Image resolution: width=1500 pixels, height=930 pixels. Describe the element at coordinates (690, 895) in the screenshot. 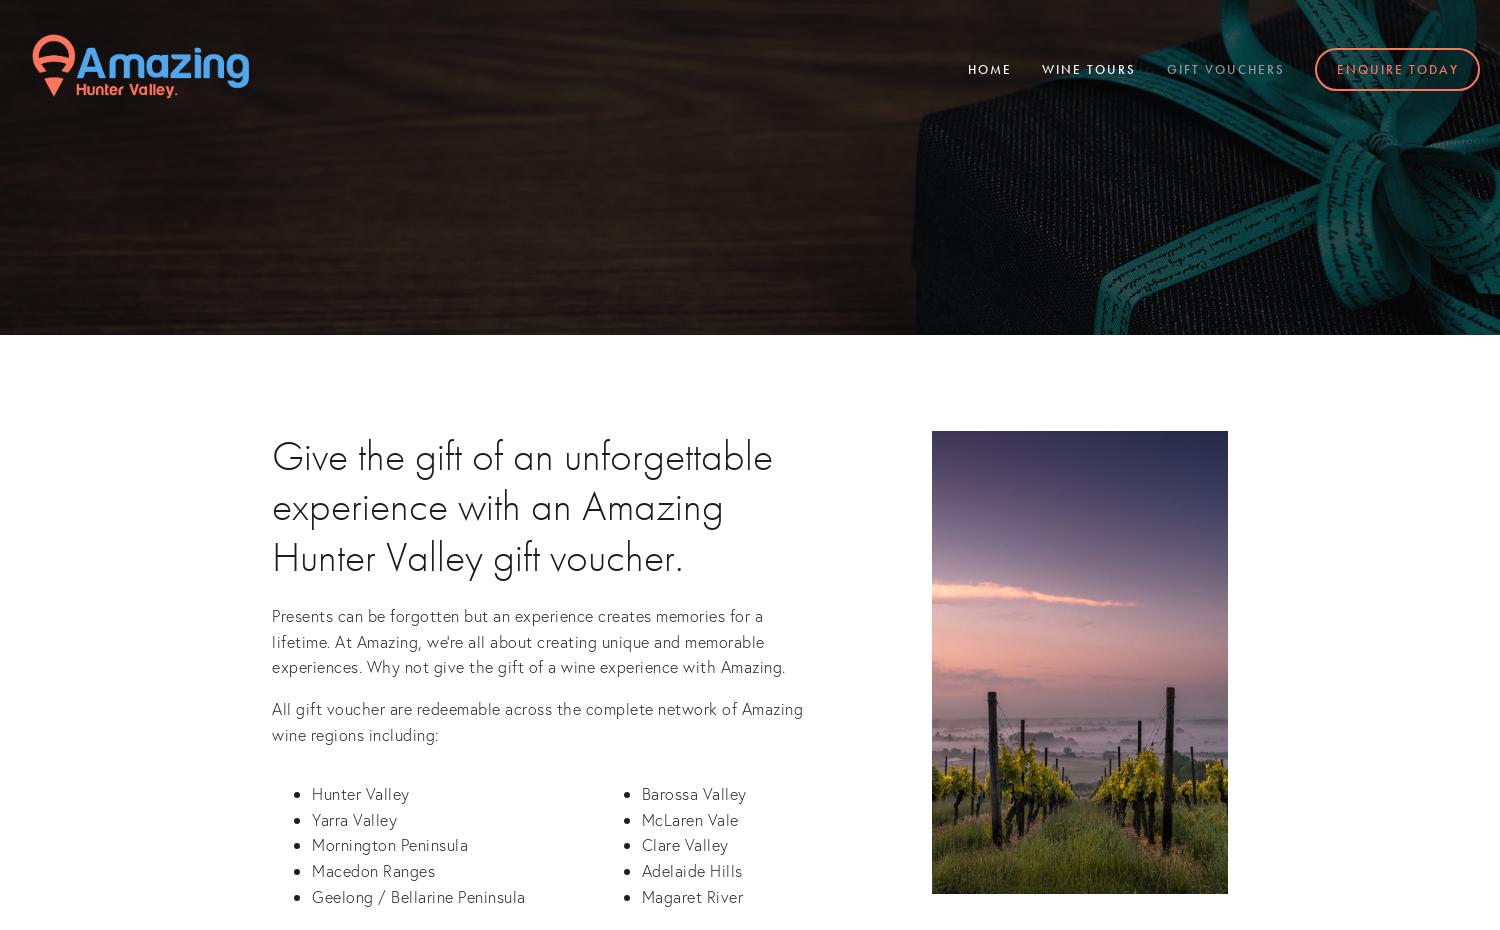

I see `'Magaret River'` at that location.